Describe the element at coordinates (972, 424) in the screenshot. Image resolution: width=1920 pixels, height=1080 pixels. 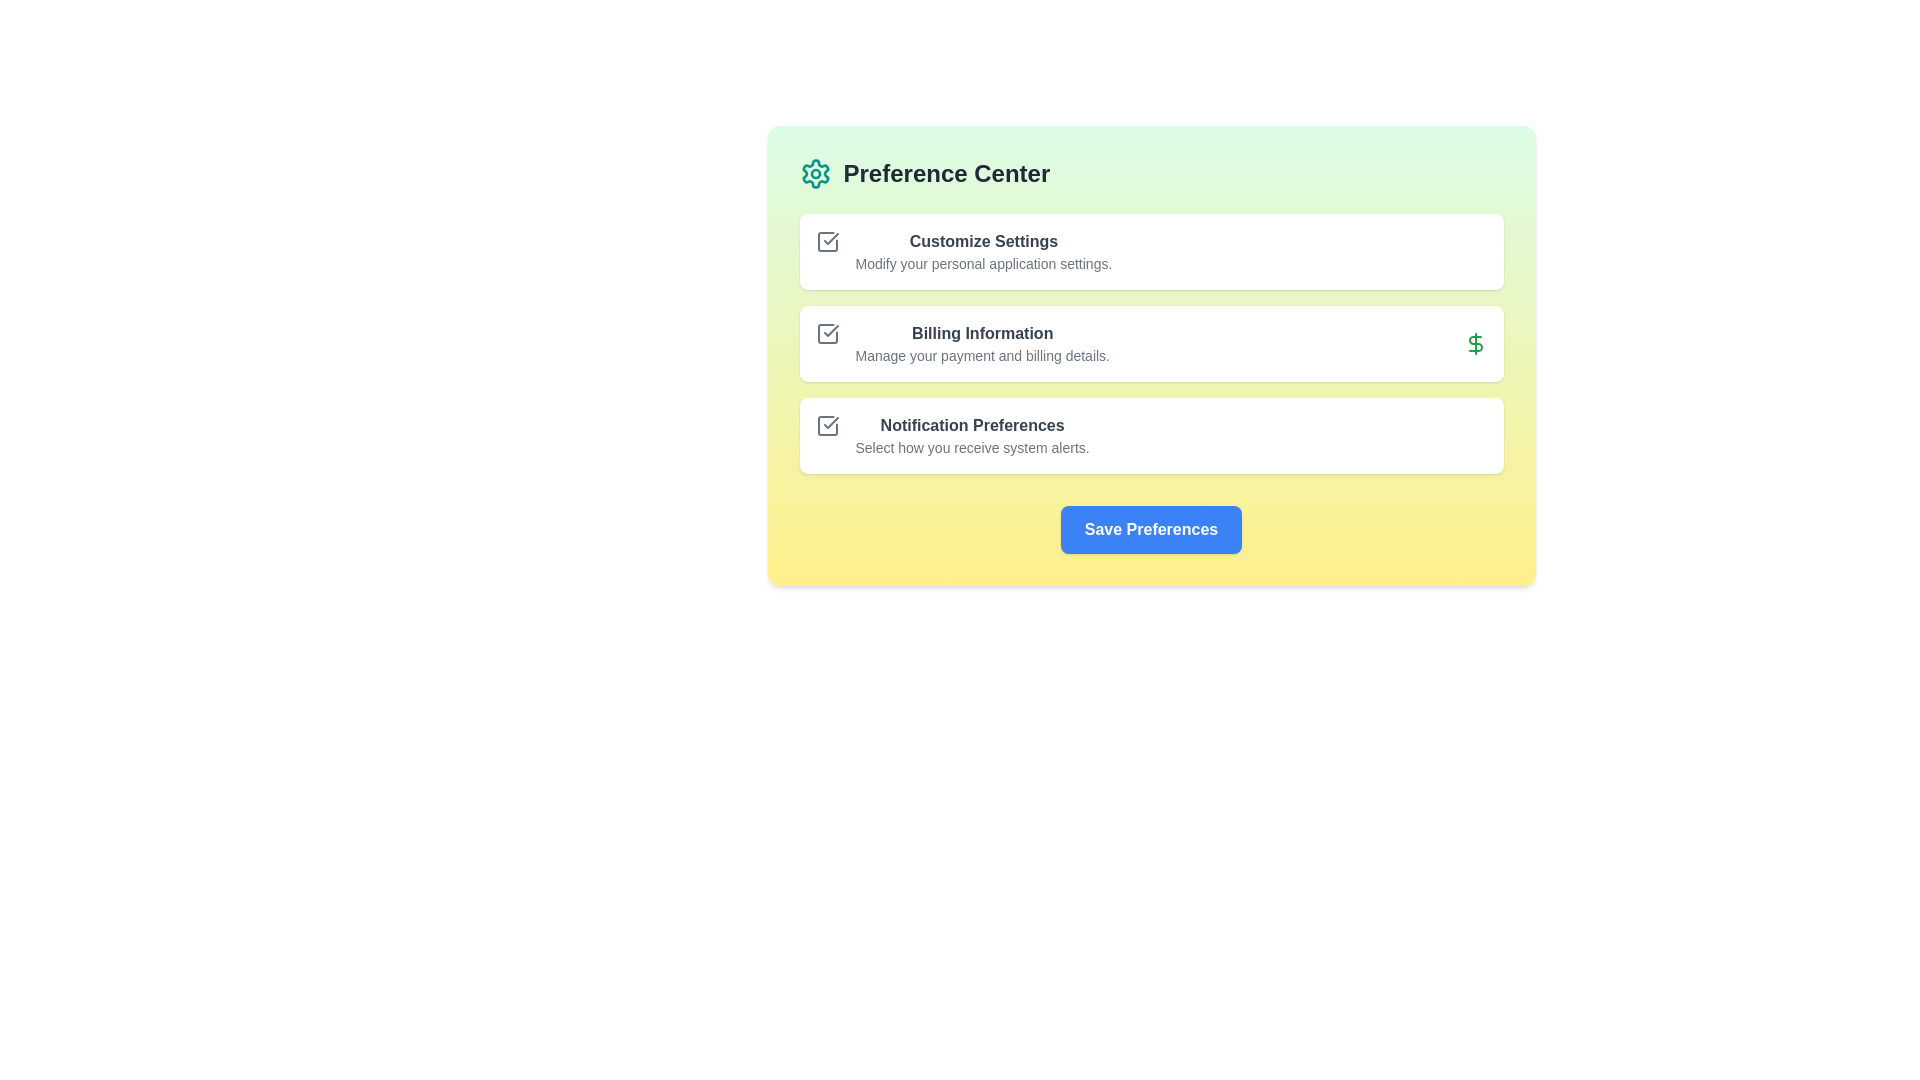
I see `the Notification Preferences text label, which is the title of the third grouping in the Preference Center interface, located below the 'Billing Information' section and above the 'Save Preferences' button` at that location.